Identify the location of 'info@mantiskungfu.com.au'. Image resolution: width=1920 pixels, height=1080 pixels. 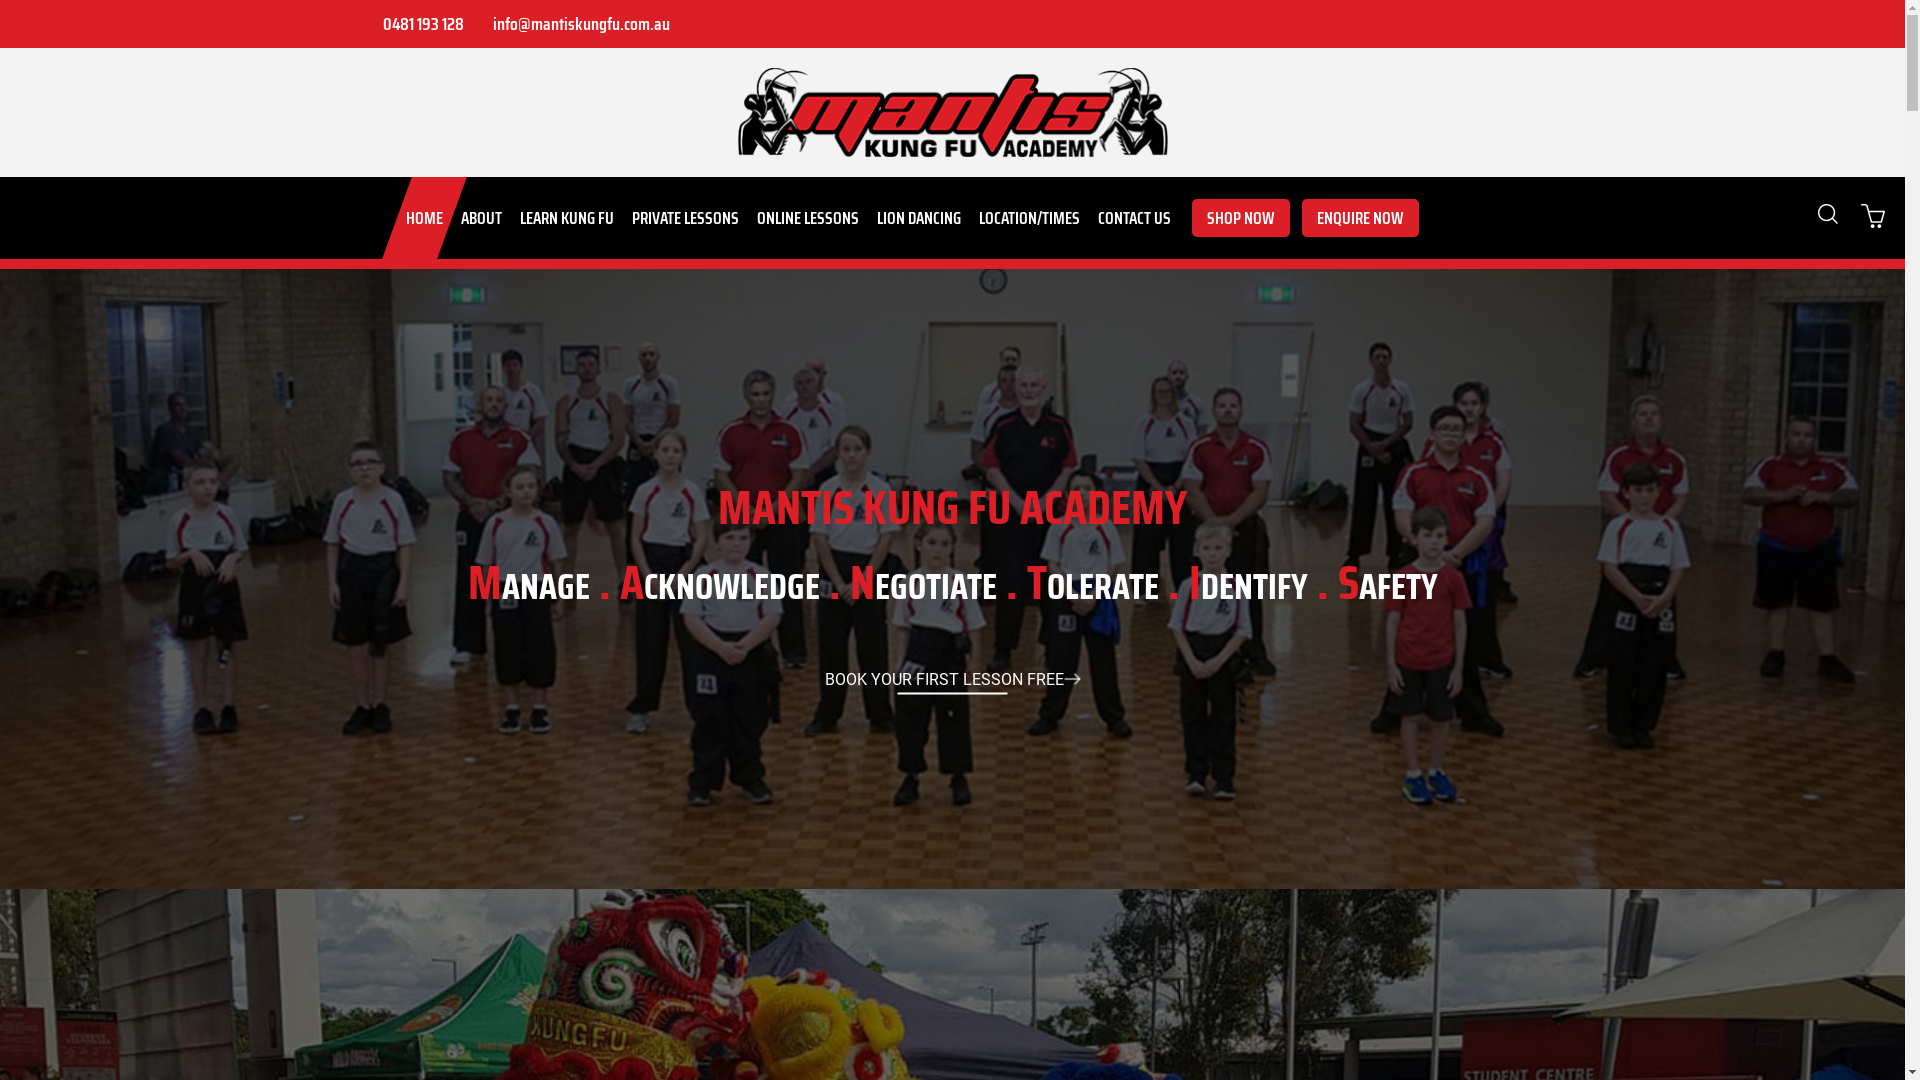
(578, 23).